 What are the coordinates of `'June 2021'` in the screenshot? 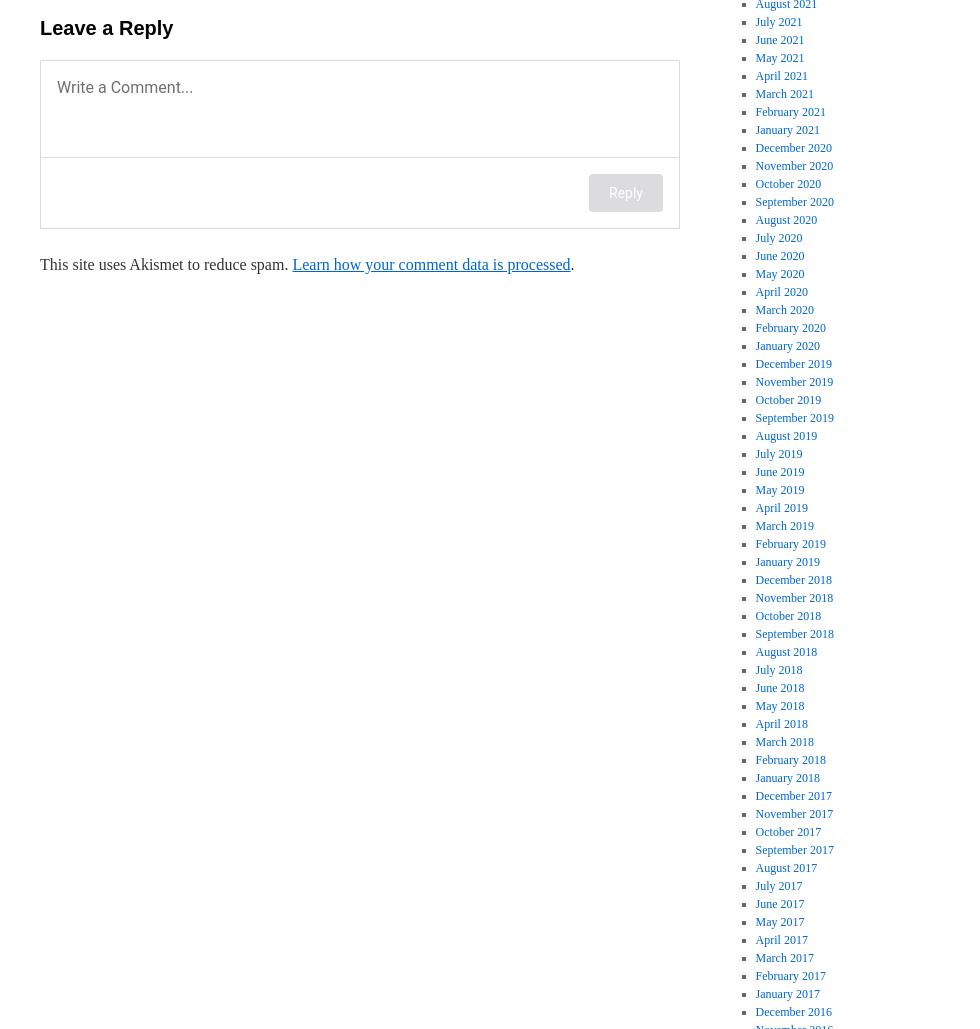 It's located at (779, 40).